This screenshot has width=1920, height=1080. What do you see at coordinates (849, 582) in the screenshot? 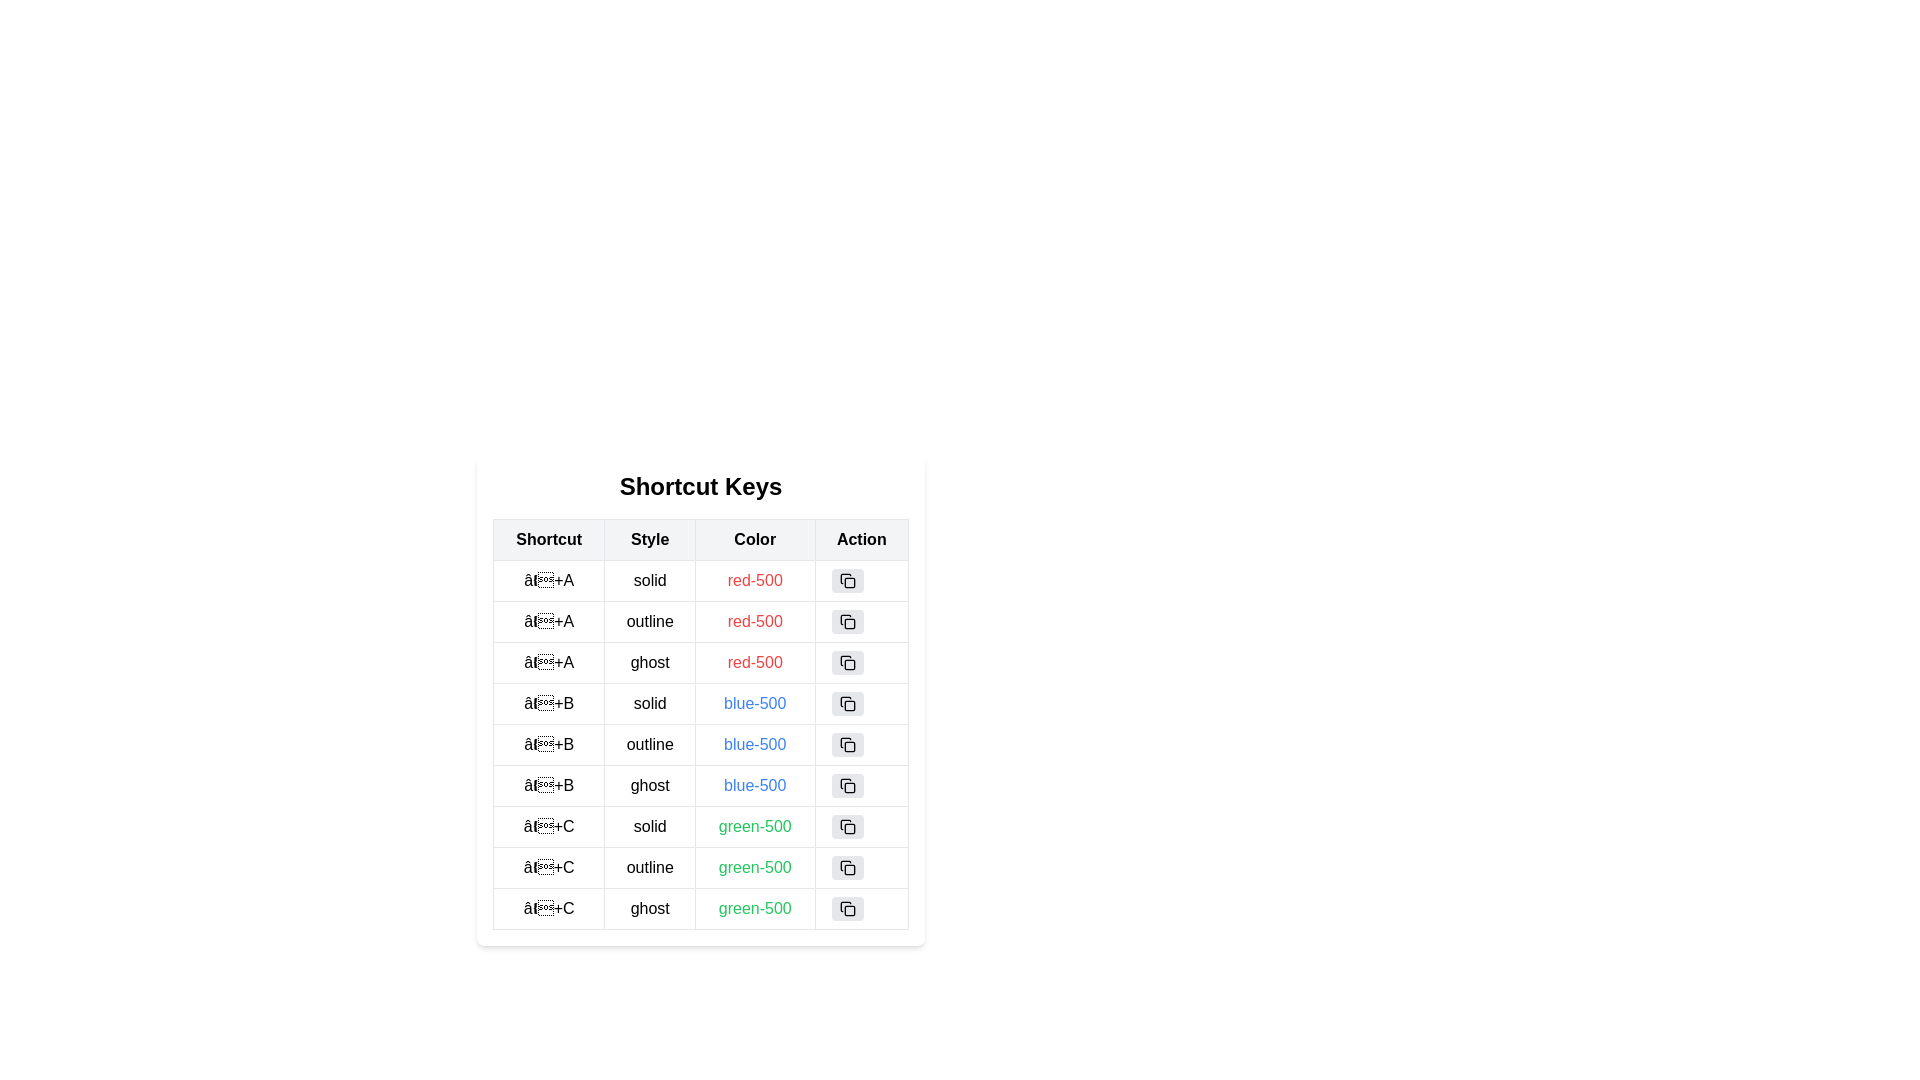
I see `the top-right copy icon in the 'Action' column of the table, which represents the action of copying something` at bounding box center [849, 582].